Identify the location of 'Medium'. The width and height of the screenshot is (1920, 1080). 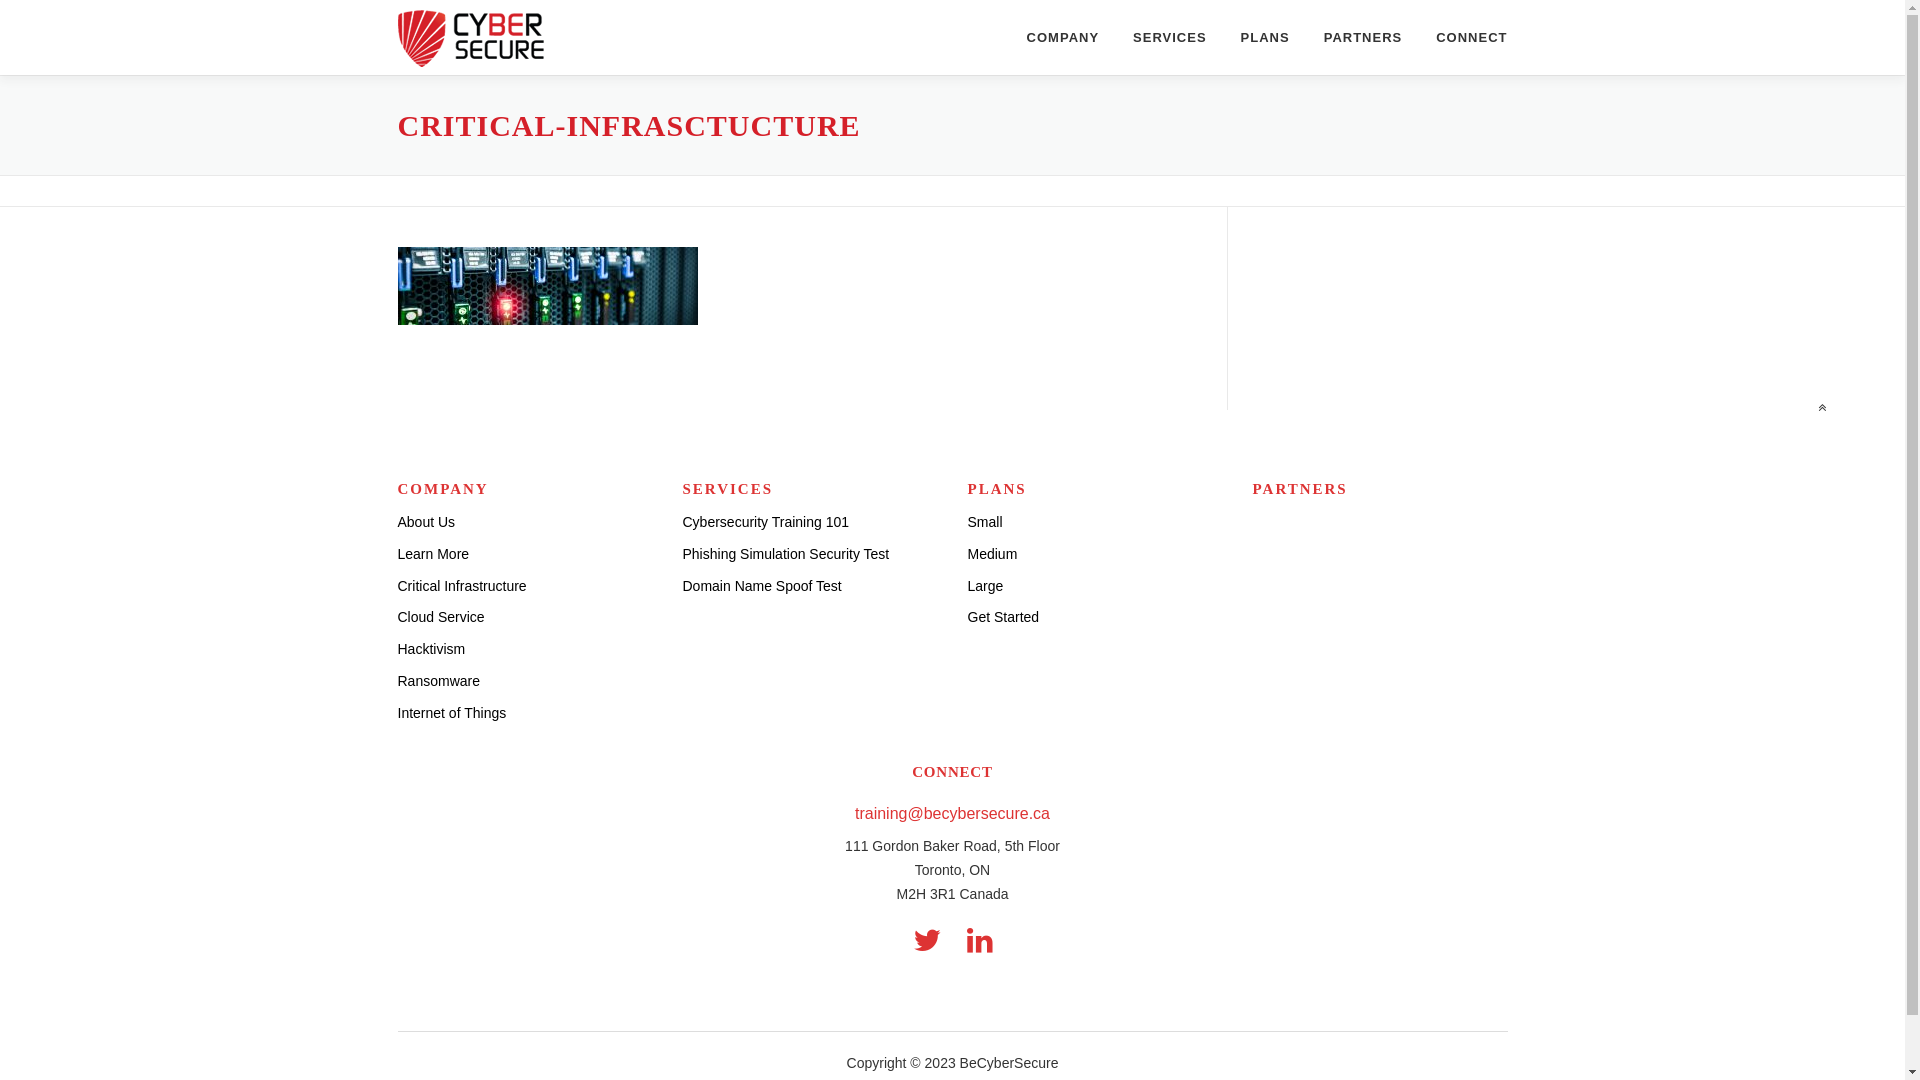
(993, 554).